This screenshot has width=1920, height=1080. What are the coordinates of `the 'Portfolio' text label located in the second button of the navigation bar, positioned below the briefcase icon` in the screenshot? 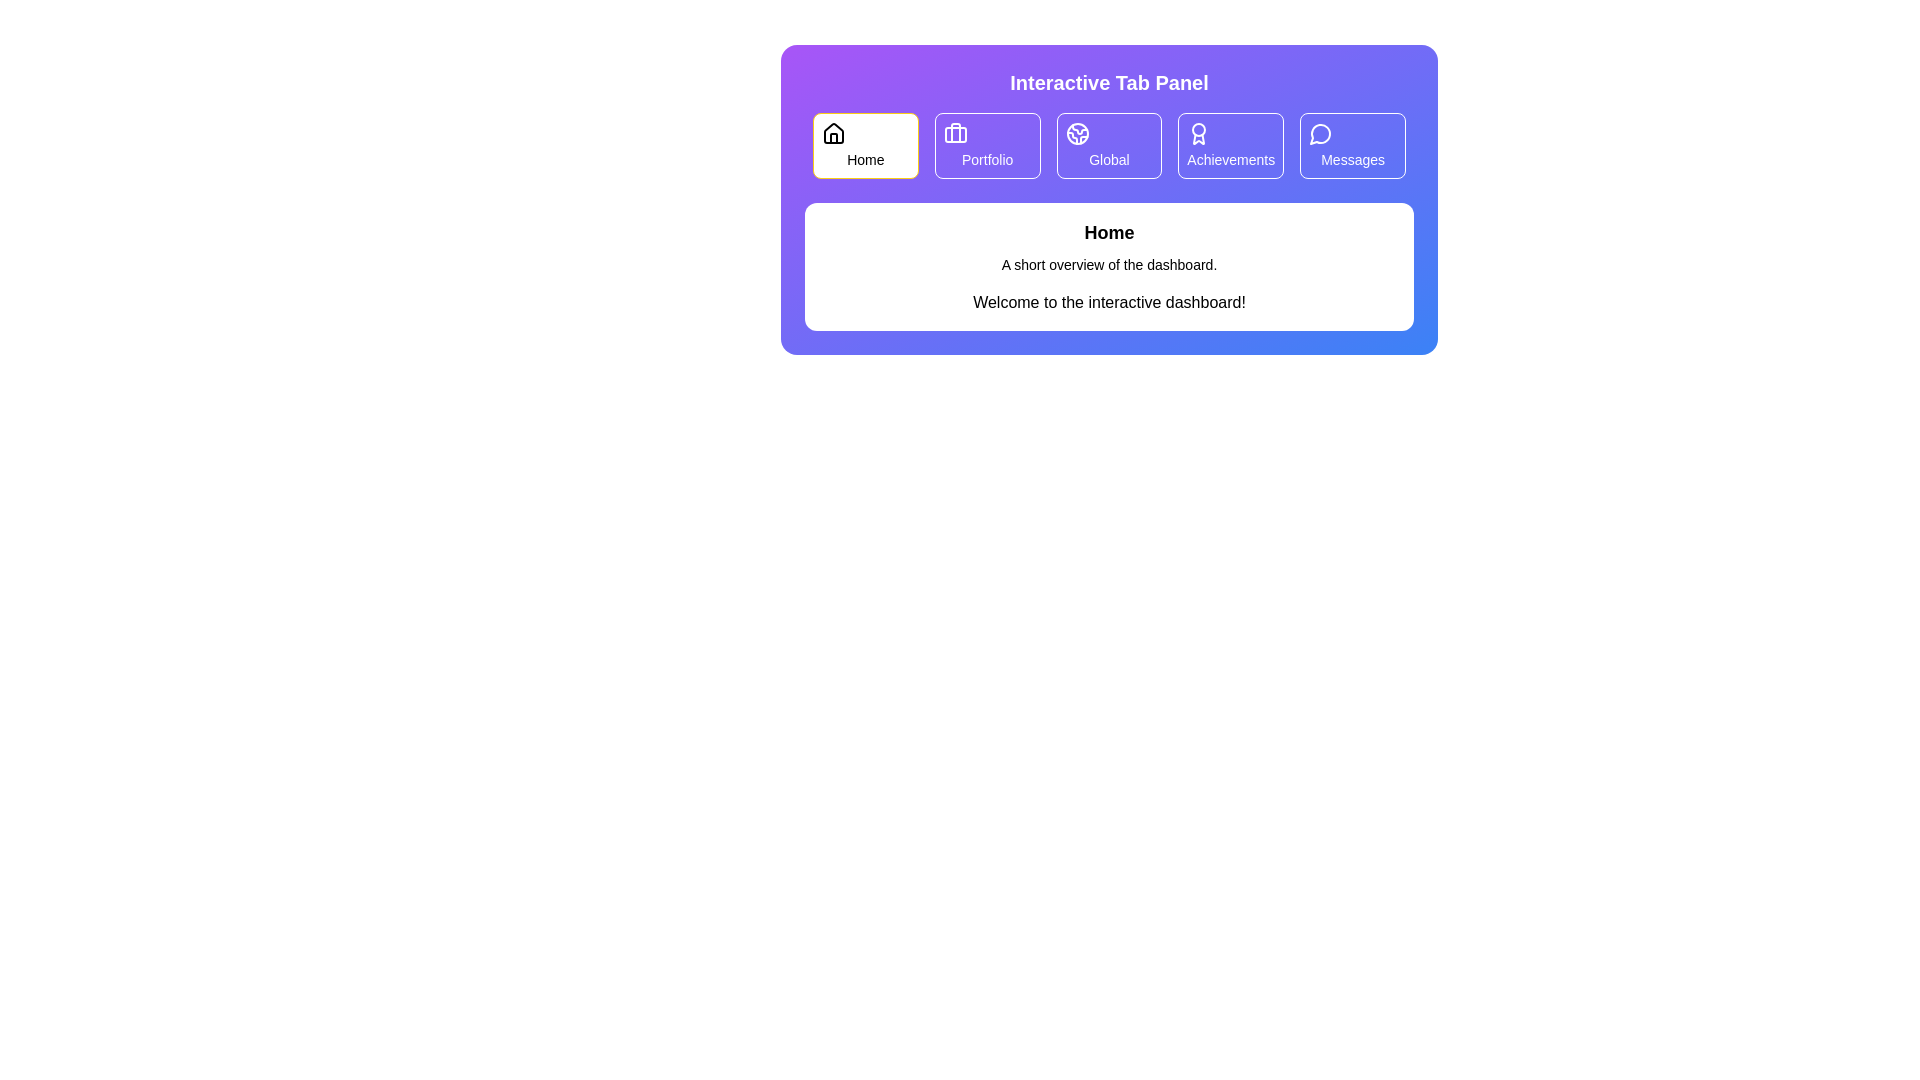 It's located at (987, 158).